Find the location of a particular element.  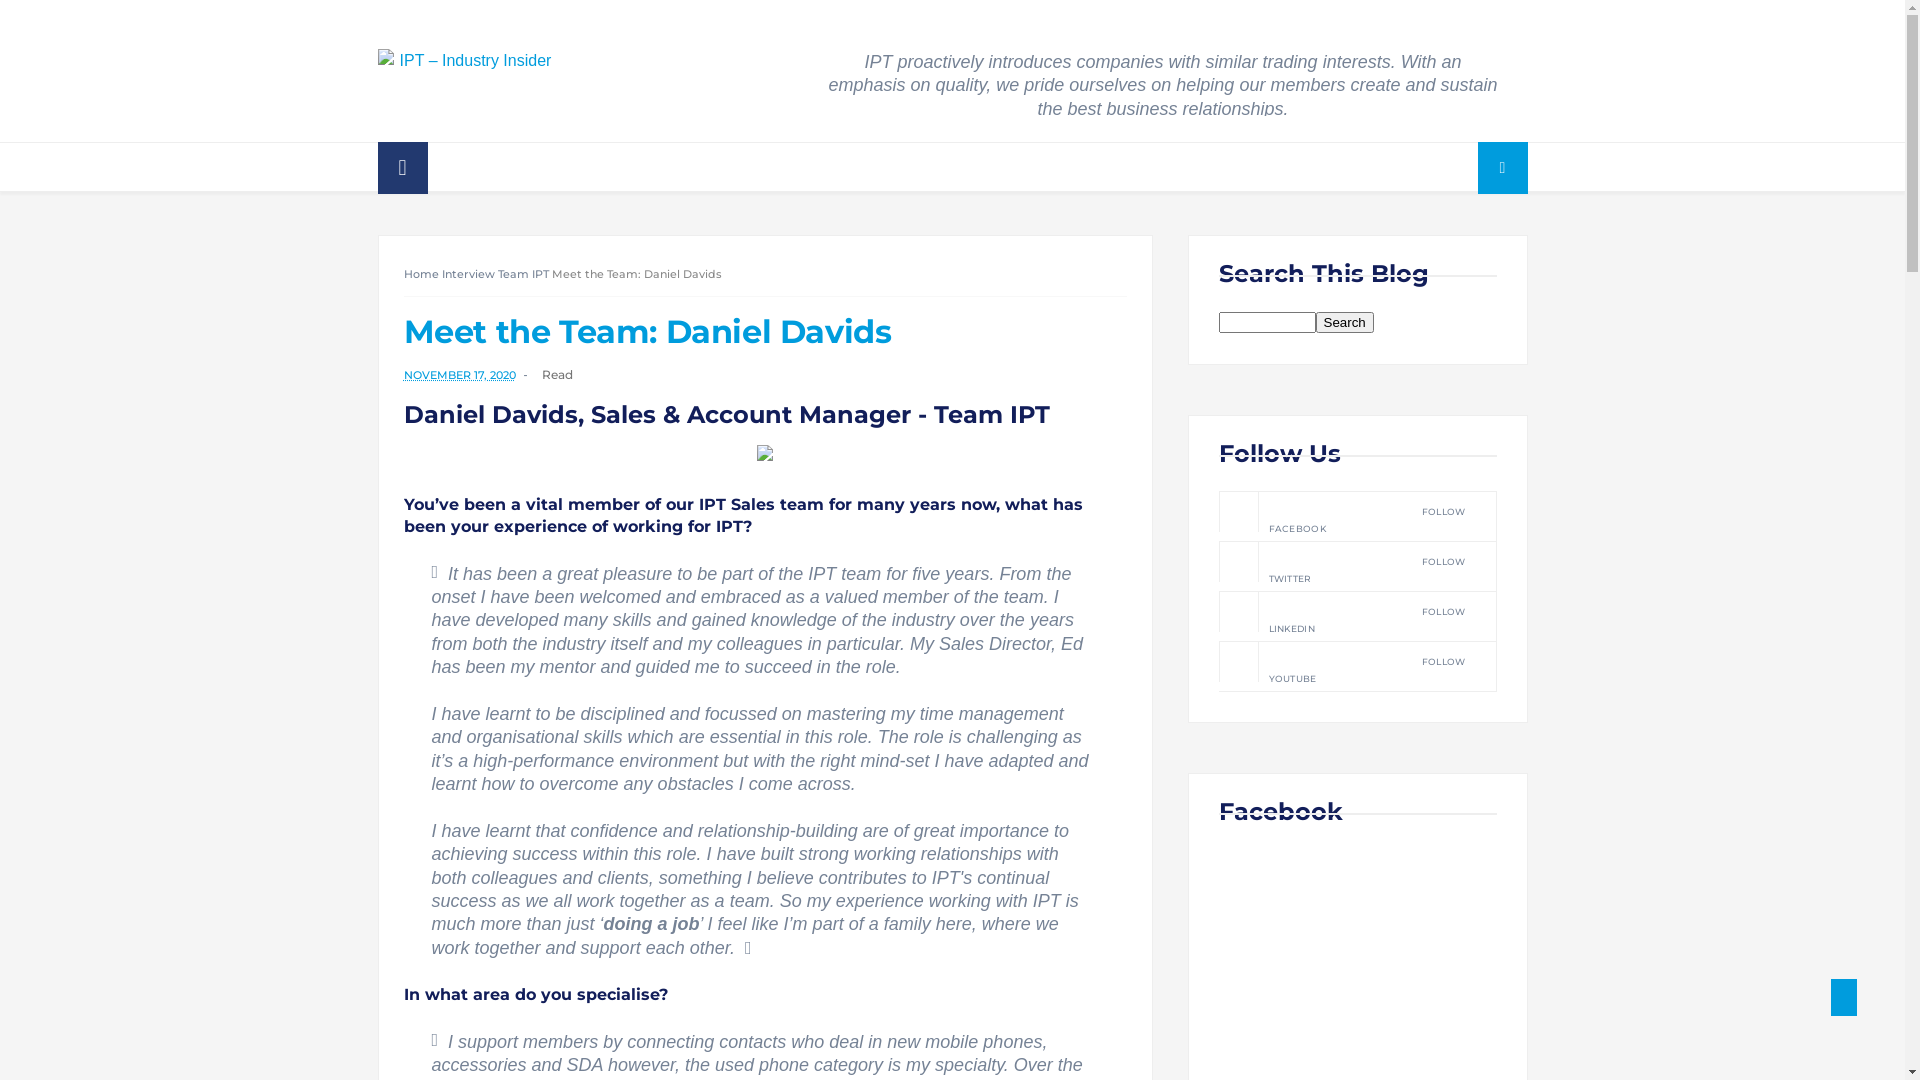

'search' is located at coordinates (1344, 321).